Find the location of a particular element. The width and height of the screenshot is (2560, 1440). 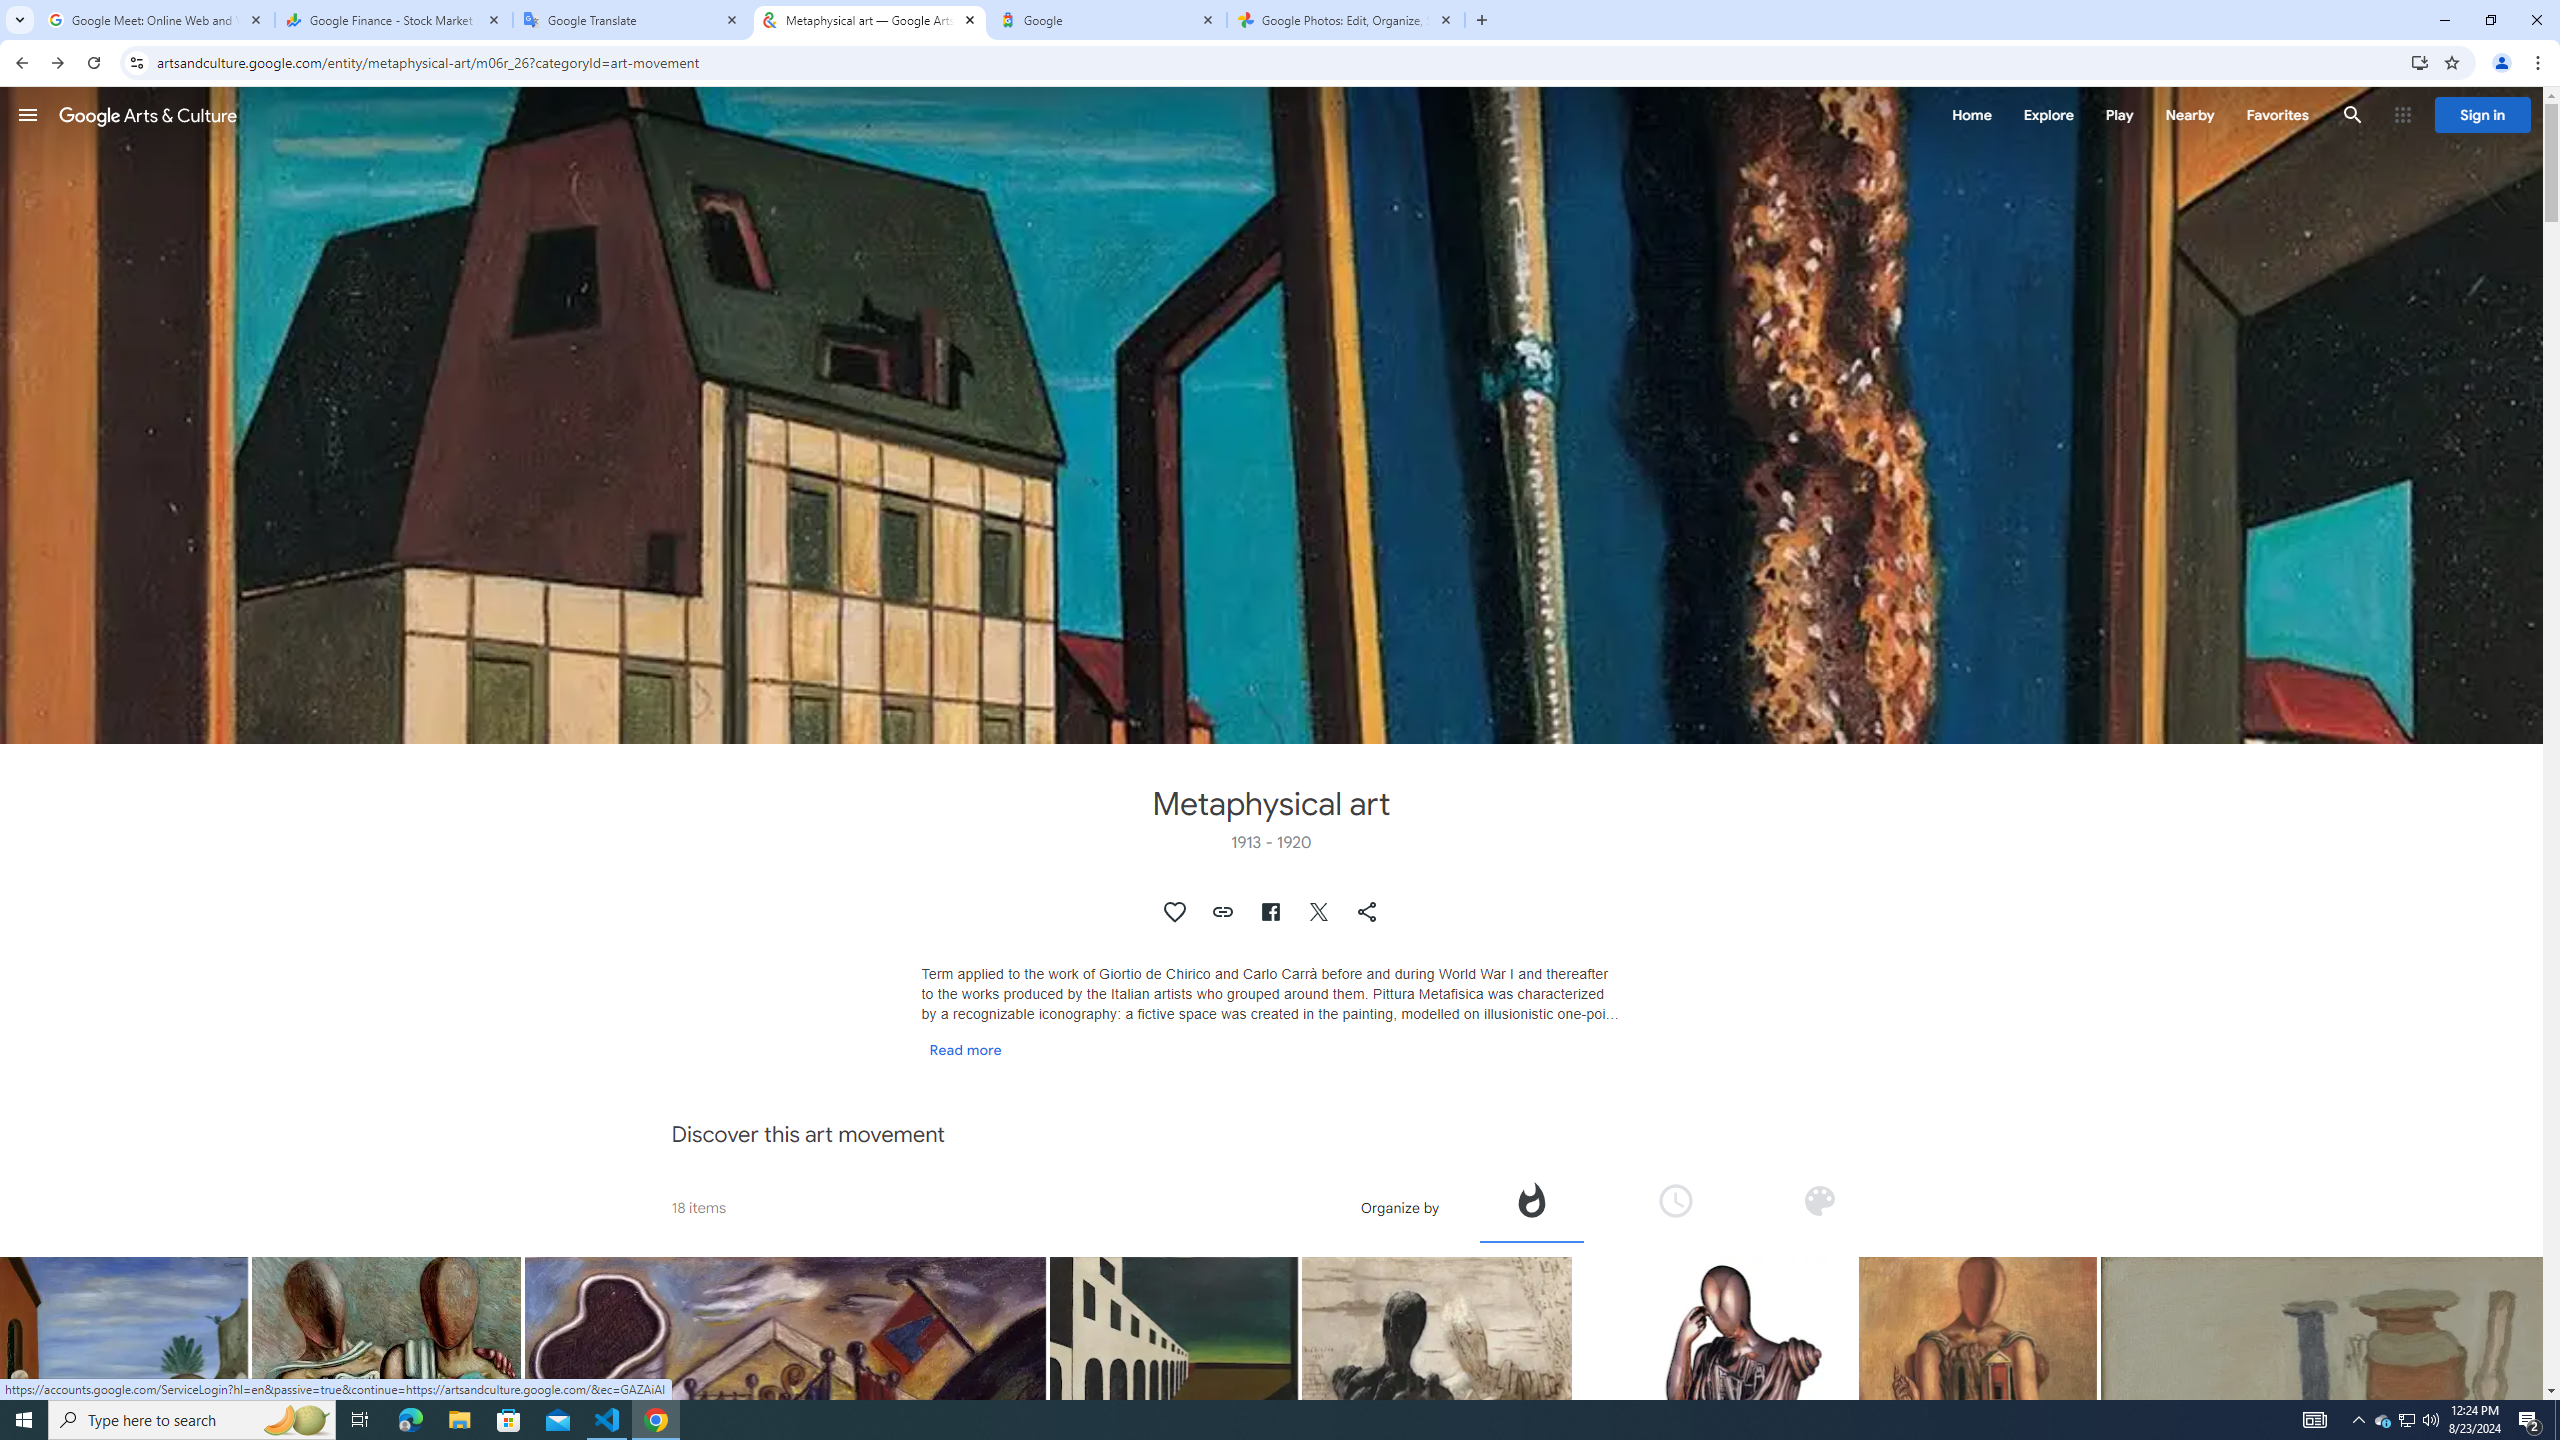

'Minimize' is located at coordinates (2443, 19).